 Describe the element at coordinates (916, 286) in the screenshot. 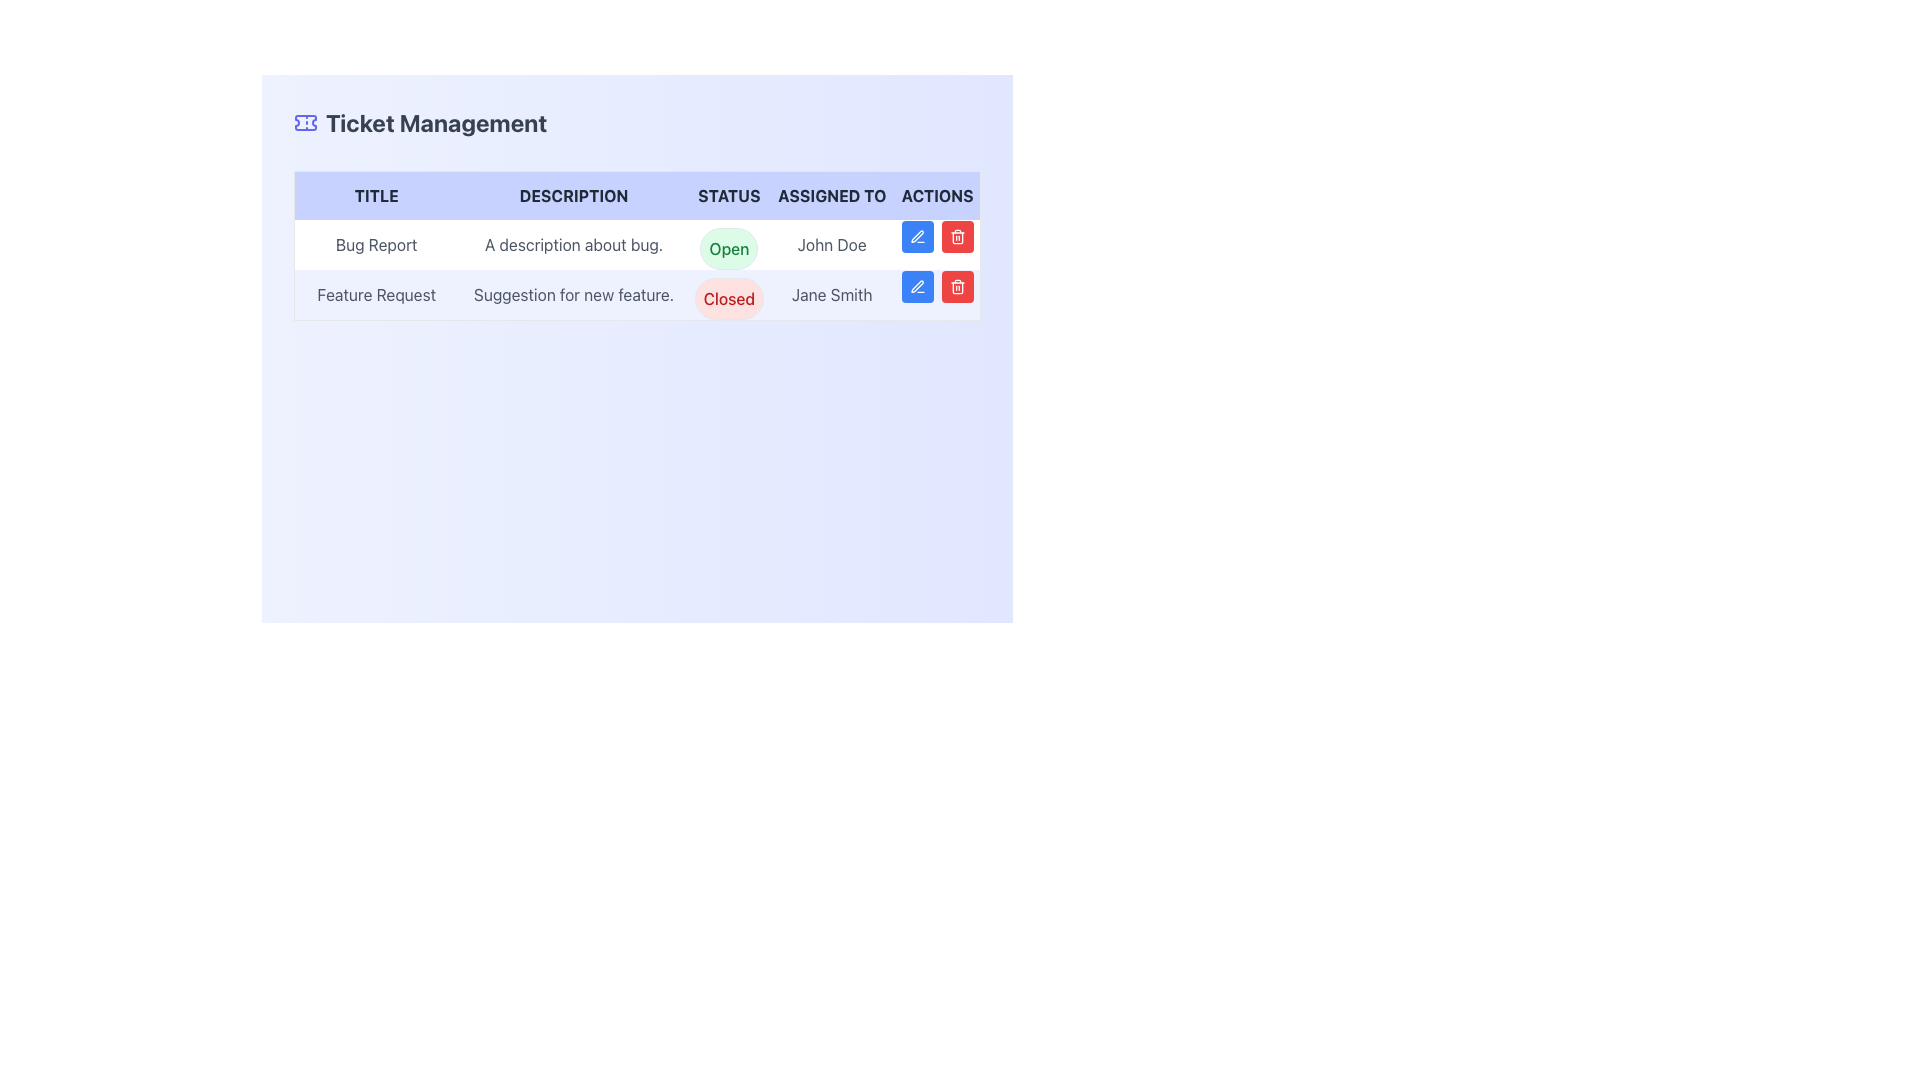

I see `the small pen icon button with a blue background and white outline located at the top right corner of the second row in the 'Actions' column of the table` at that location.